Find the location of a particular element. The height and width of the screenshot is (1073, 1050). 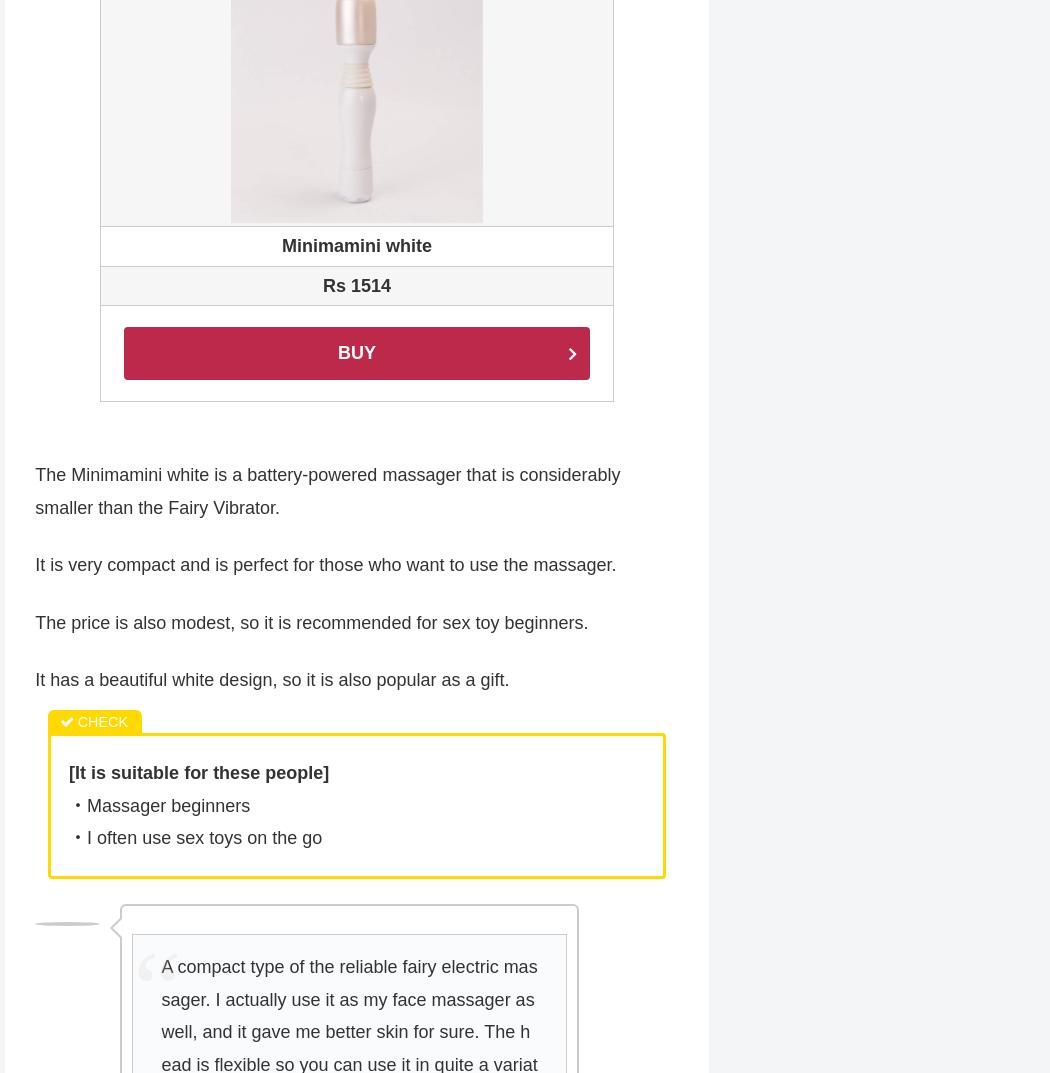

'・Massager beginners' is located at coordinates (159, 807).